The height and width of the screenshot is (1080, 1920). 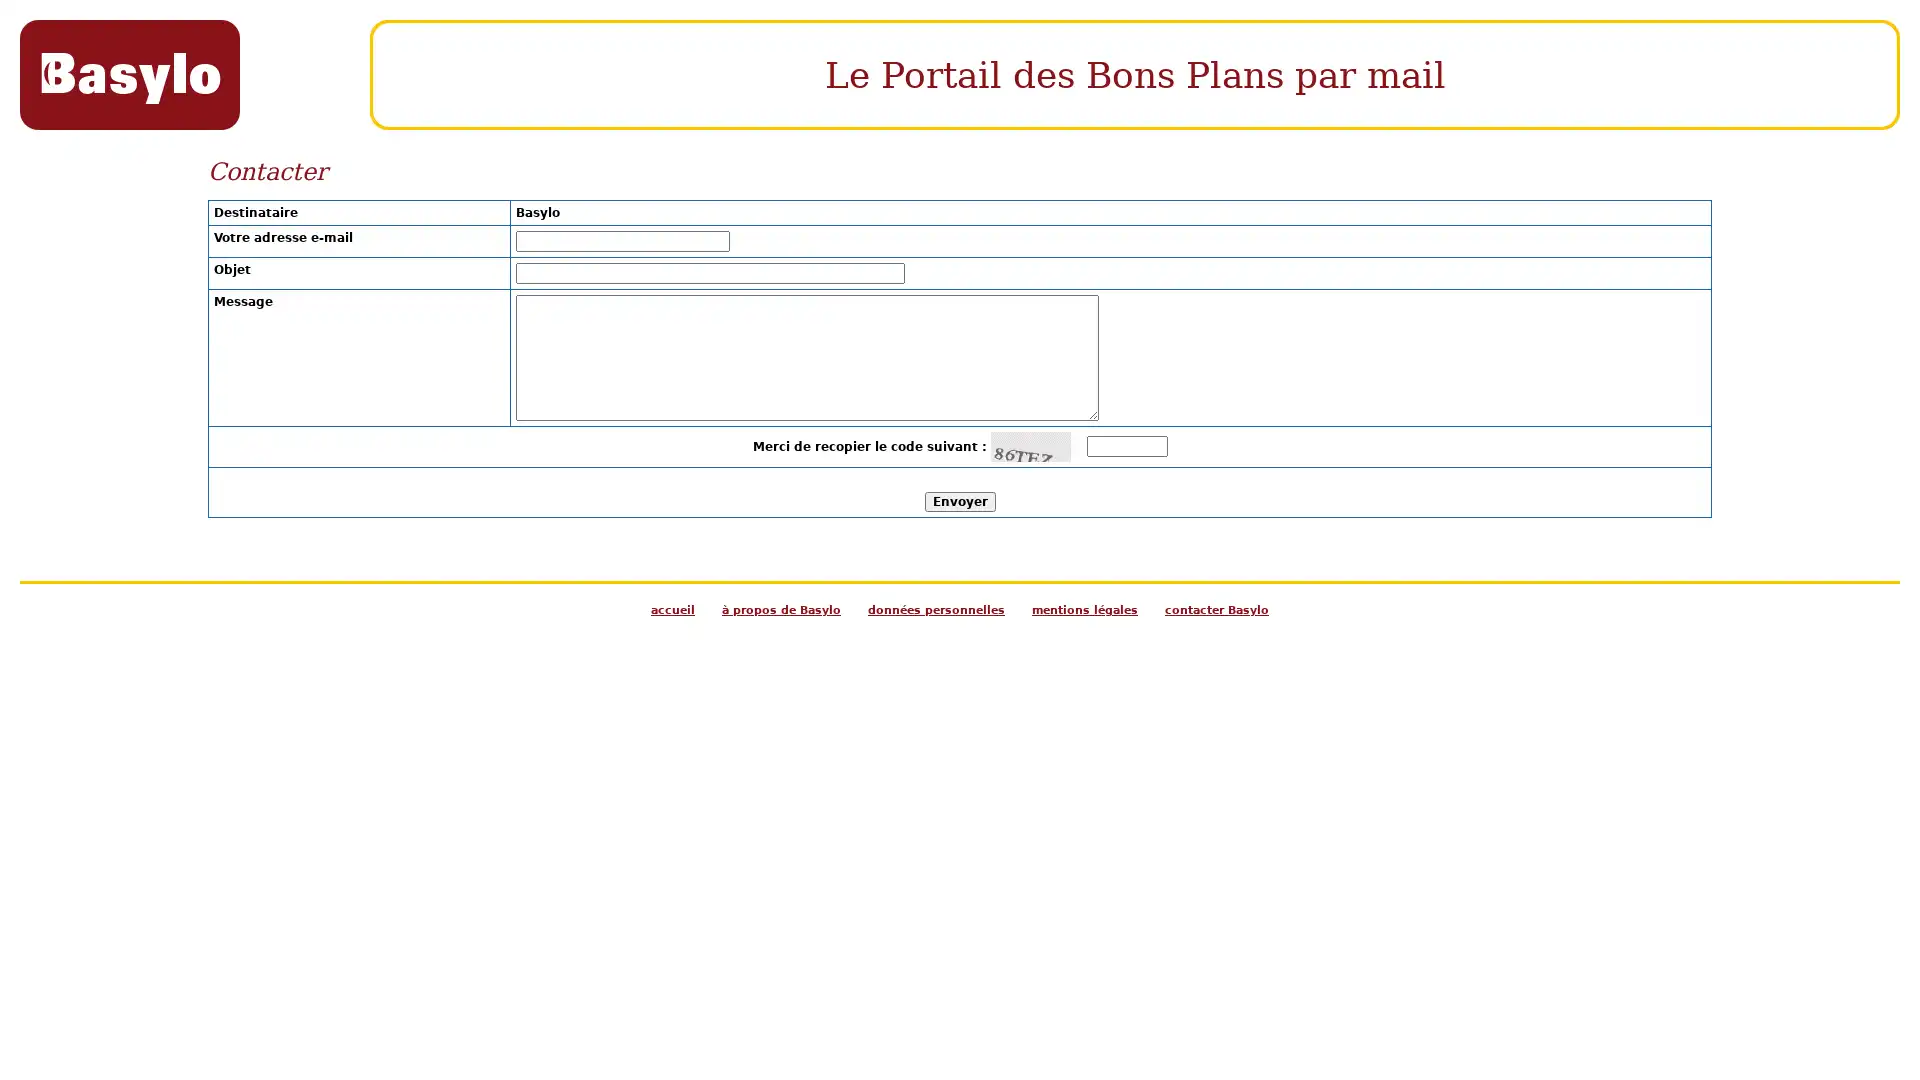 I want to click on Envoyer, so click(x=958, y=500).